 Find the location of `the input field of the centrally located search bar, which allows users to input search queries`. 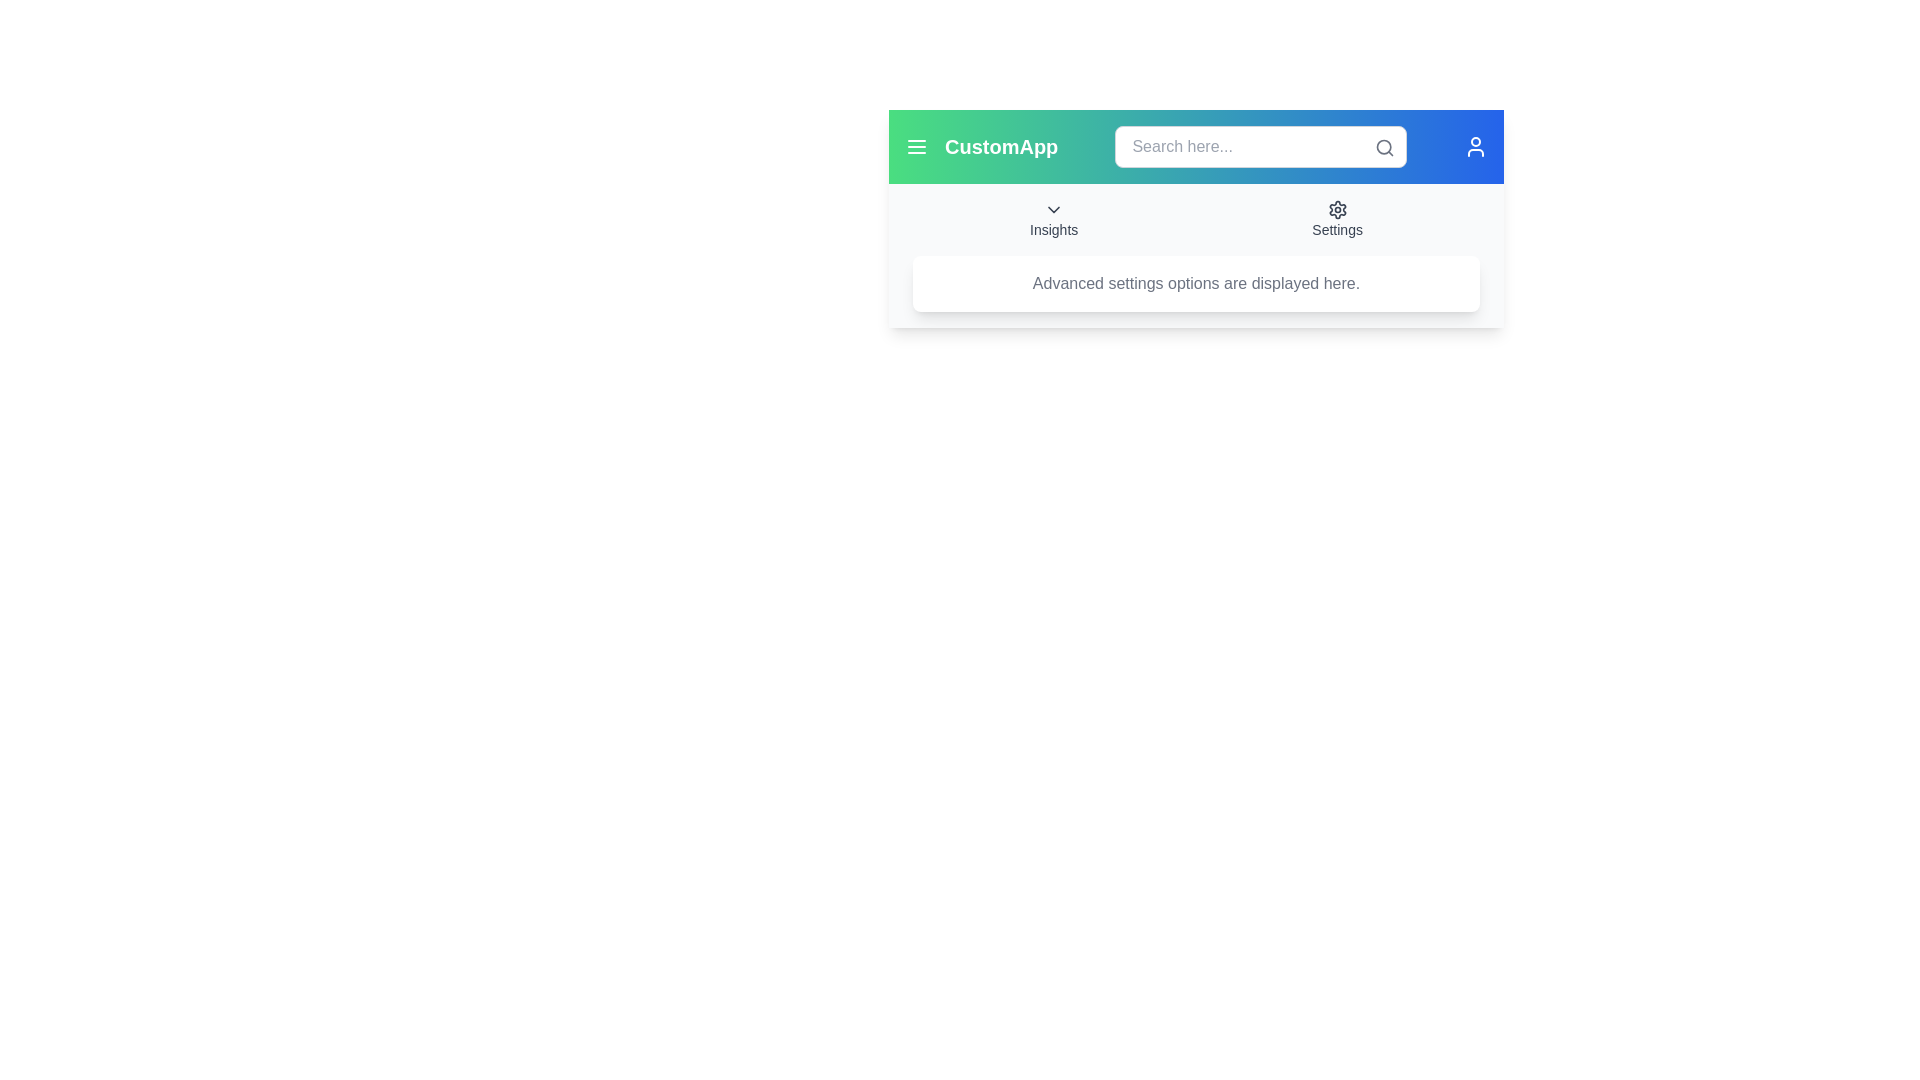

the input field of the centrally located search bar, which allows users to input search queries is located at coordinates (1260, 145).